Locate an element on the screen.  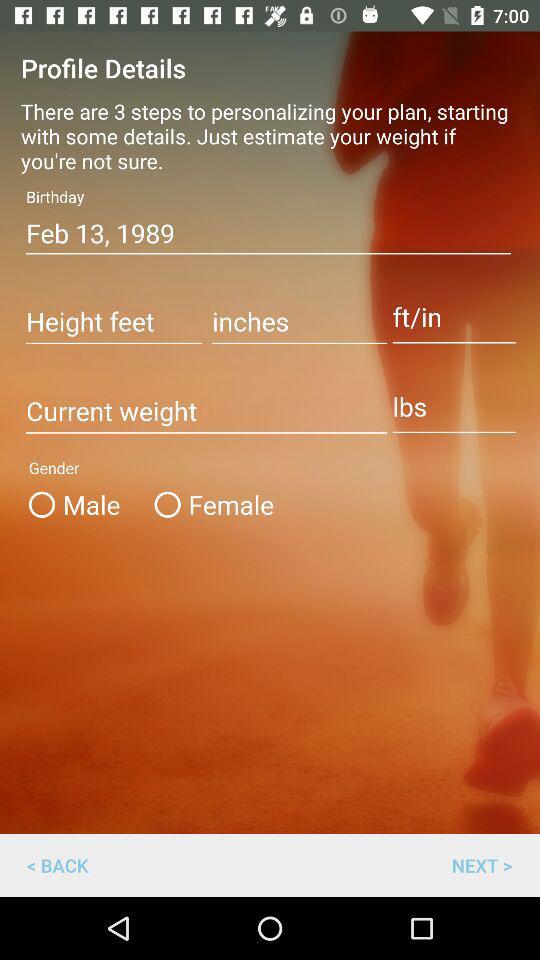
item to the left of lbs is located at coordinates (205, 411).